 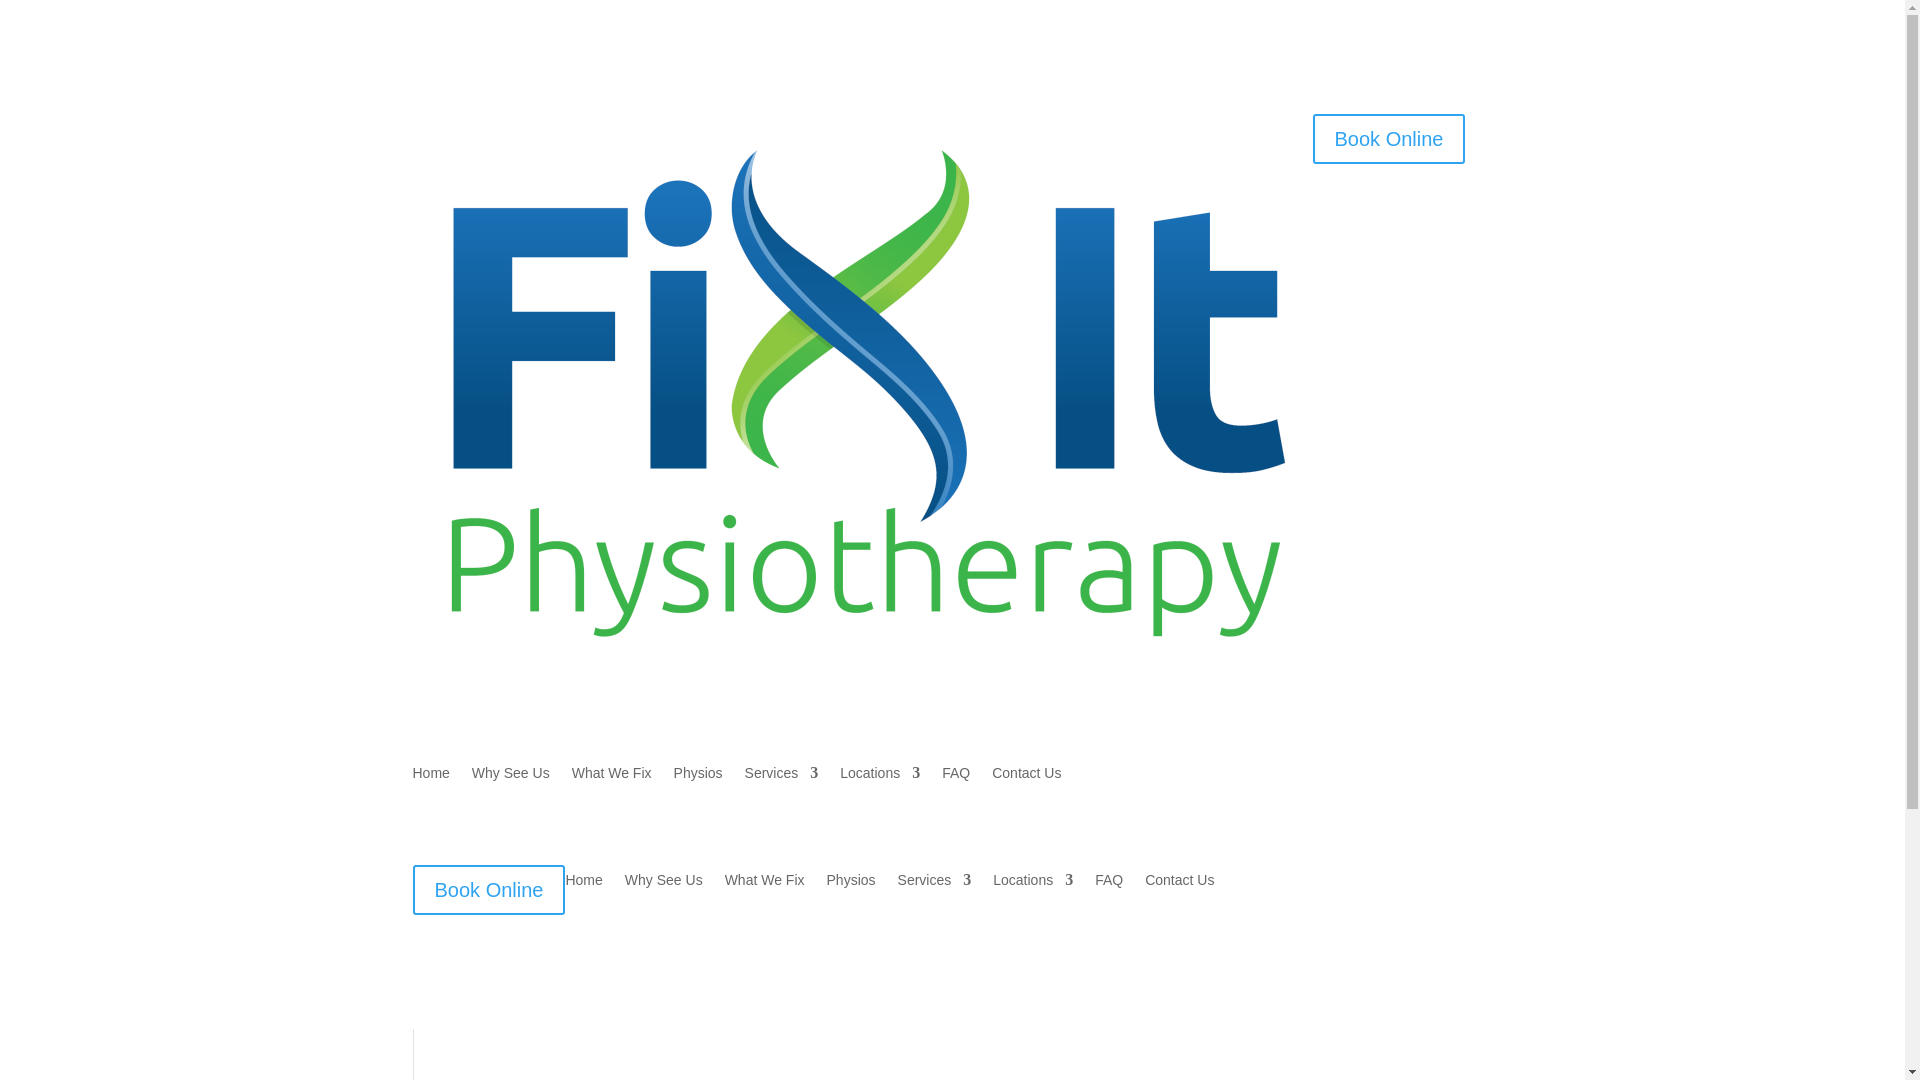 I want to click on 'Home', so click(x=582, y=882).